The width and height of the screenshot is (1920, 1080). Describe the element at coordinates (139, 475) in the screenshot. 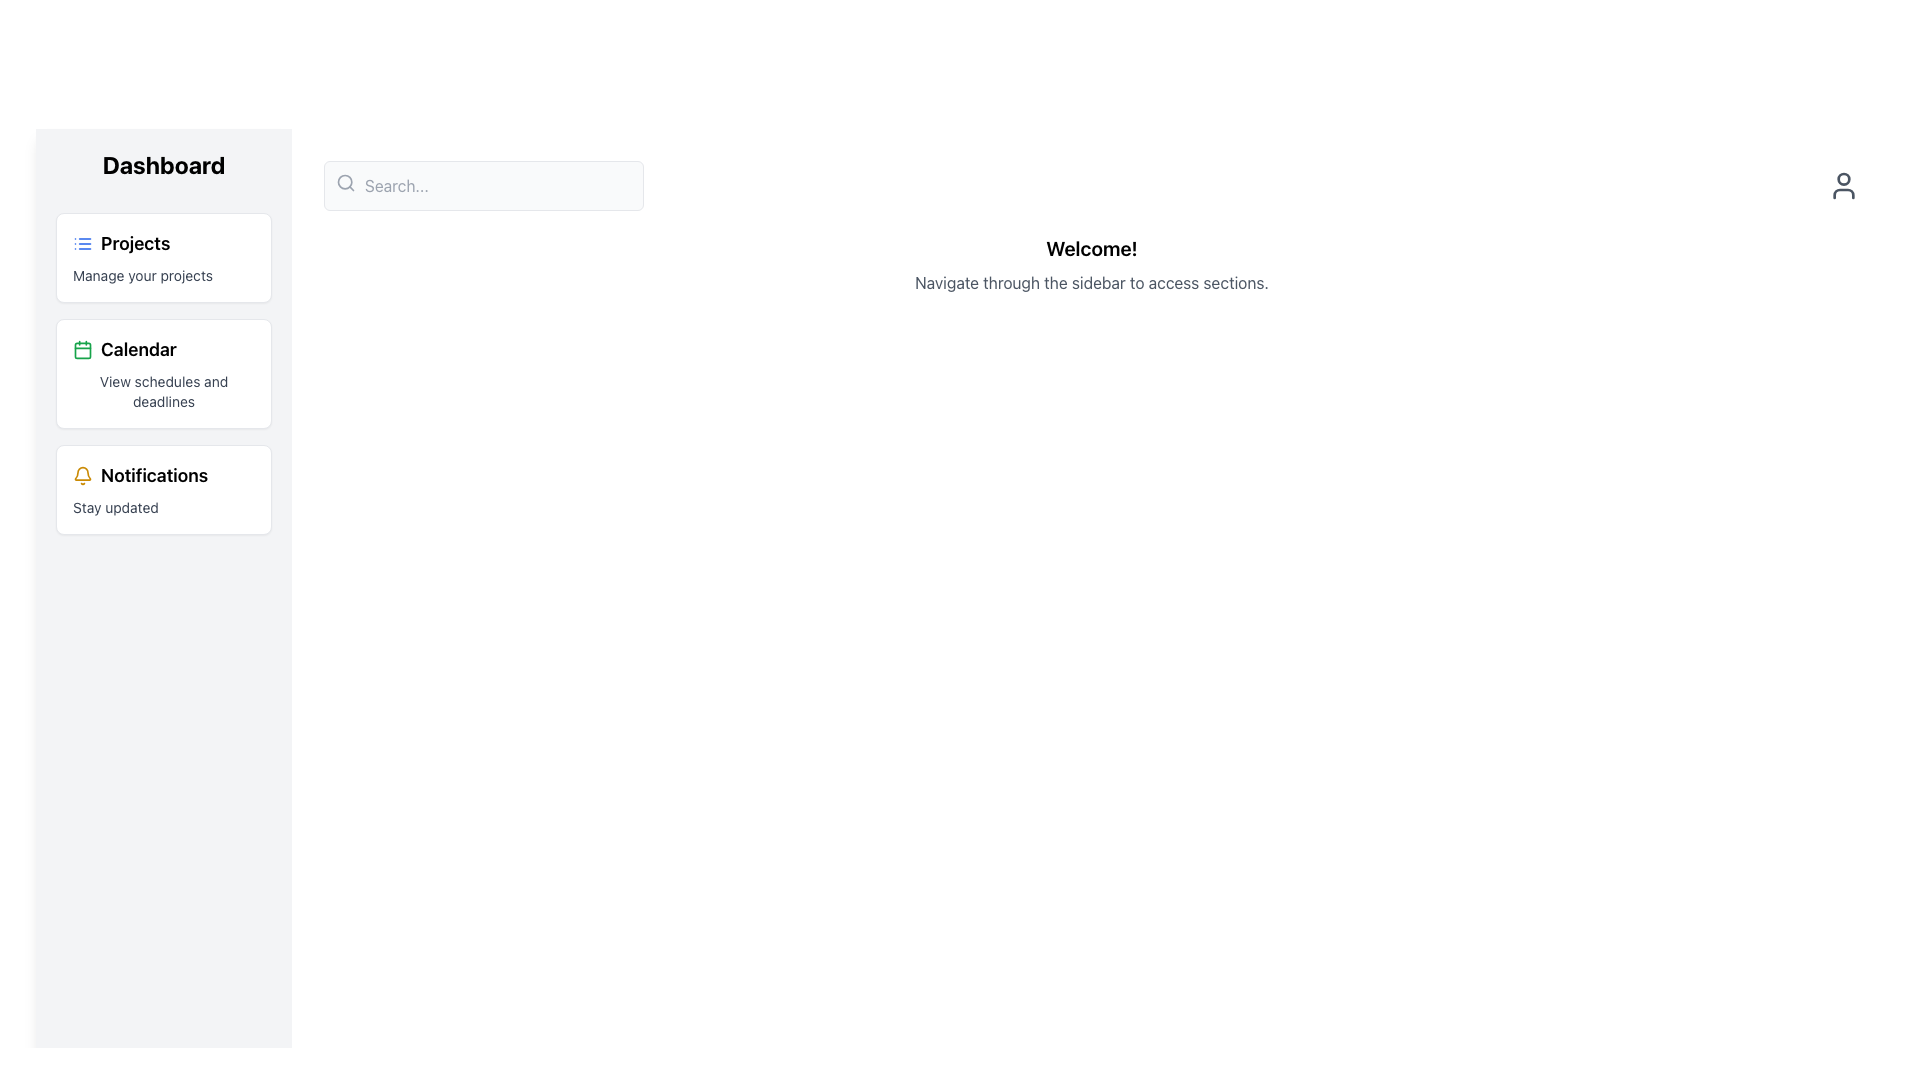

I see `the Label with an icon that serves as a heading for the notification section, located in the third card of the left sidebar` at that location.